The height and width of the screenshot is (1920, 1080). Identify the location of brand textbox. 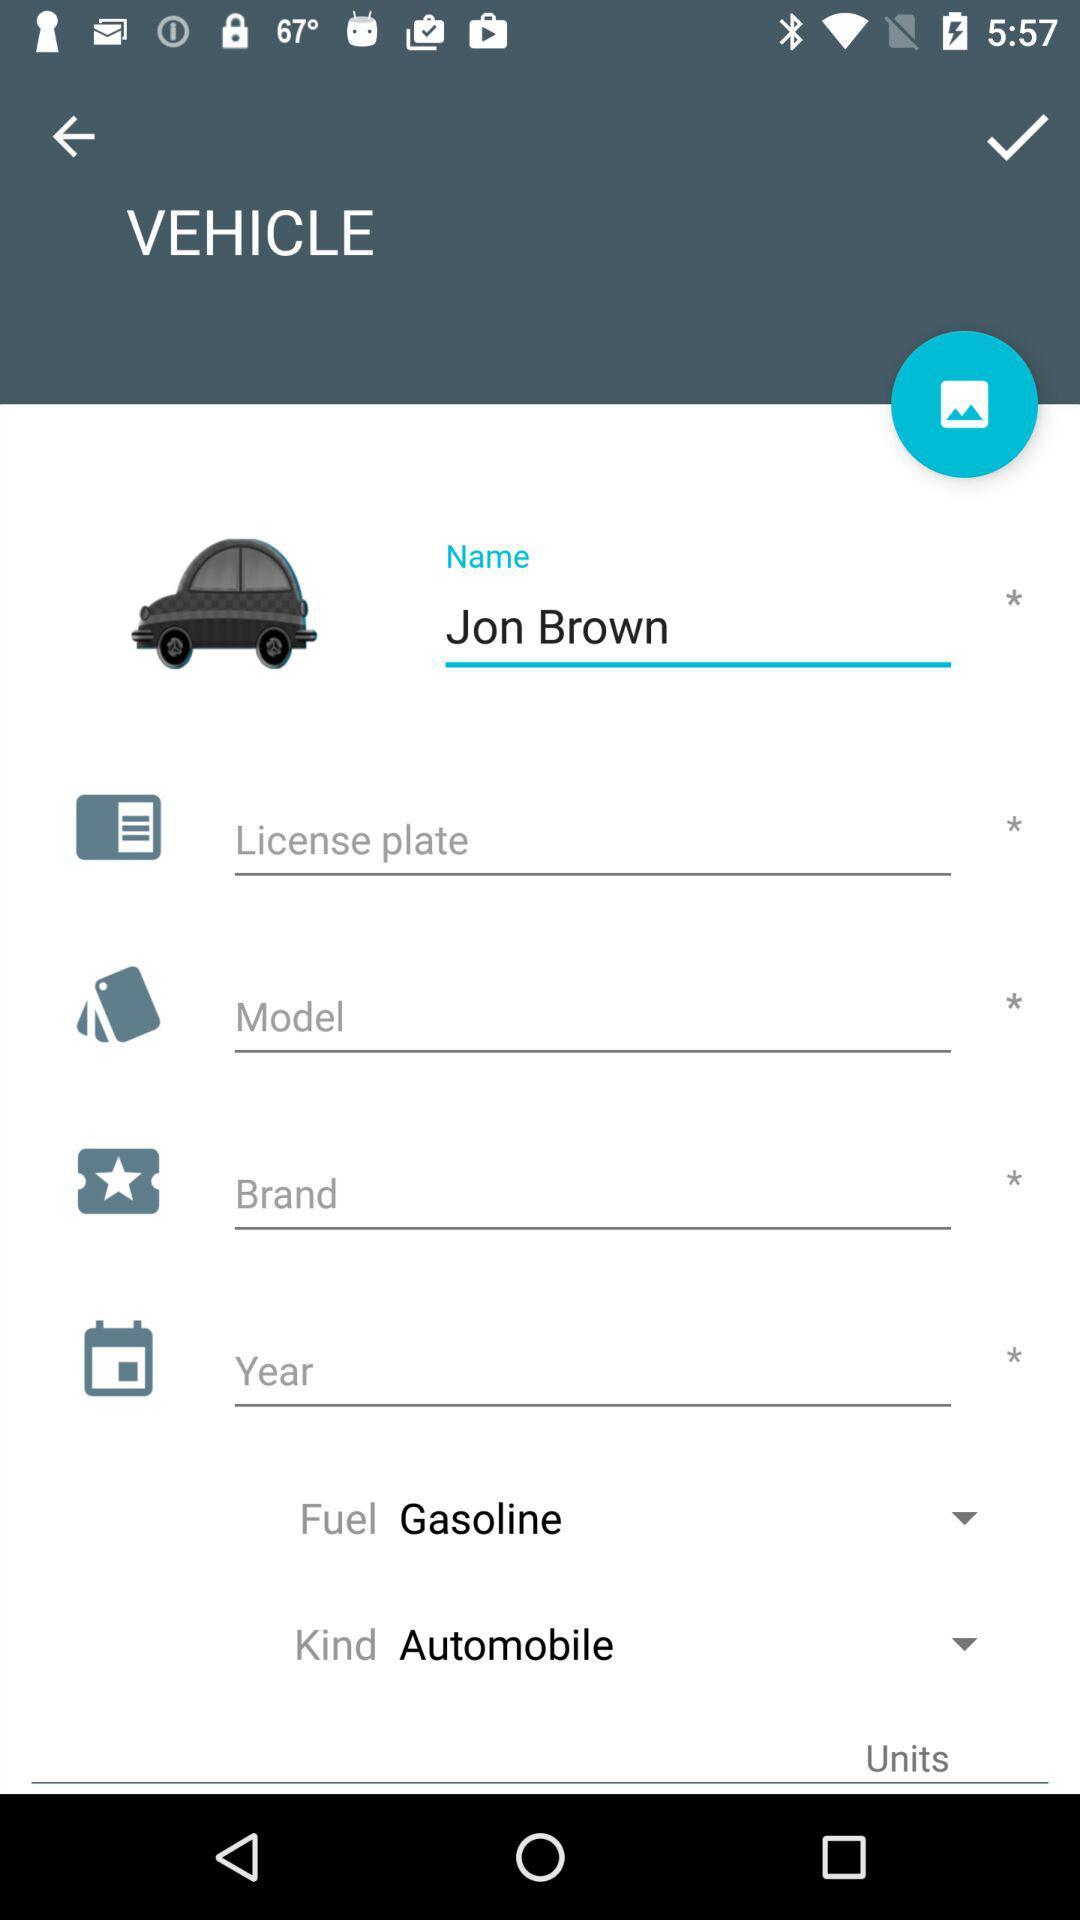
(591, 1196).